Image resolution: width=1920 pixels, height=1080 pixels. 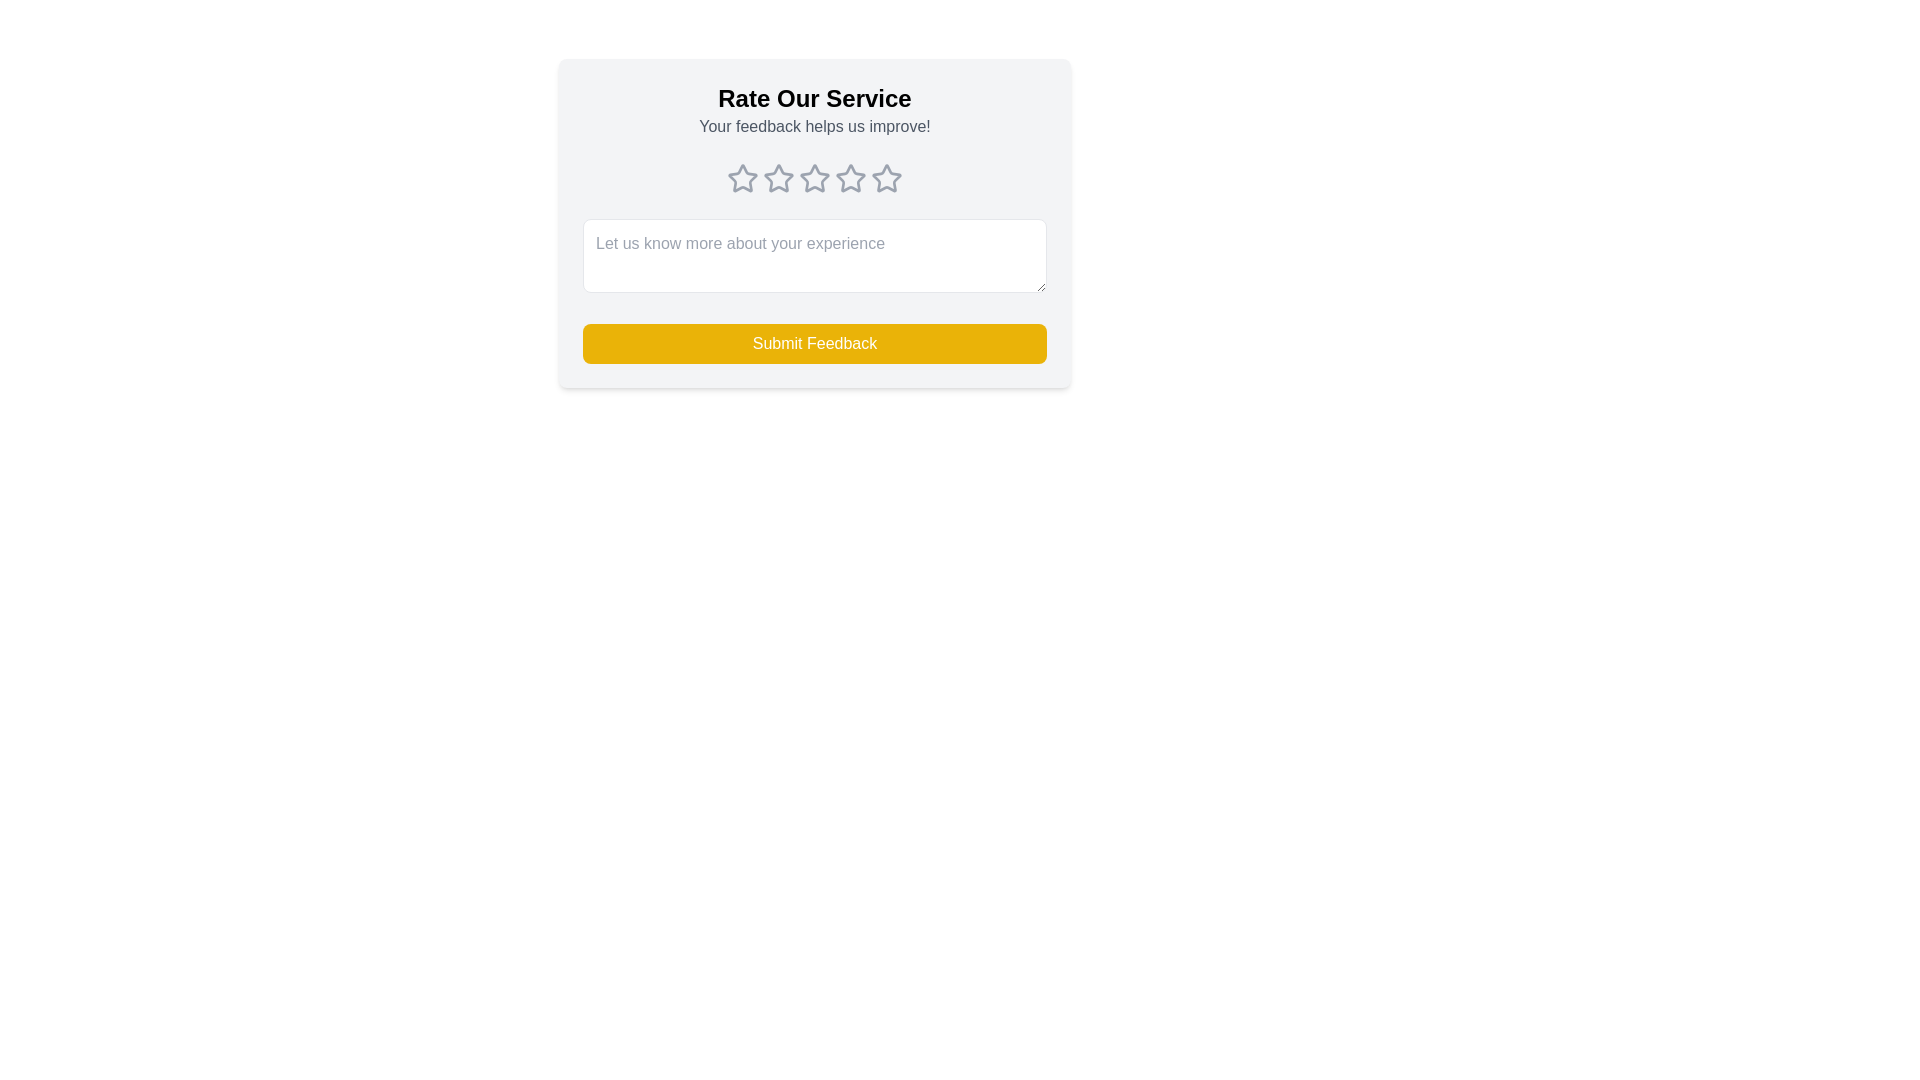 What do you see at coordinates (885, 176) in the screenshot?
I see `the fifth star icon in the rating series` at bounding box center [885, 176].